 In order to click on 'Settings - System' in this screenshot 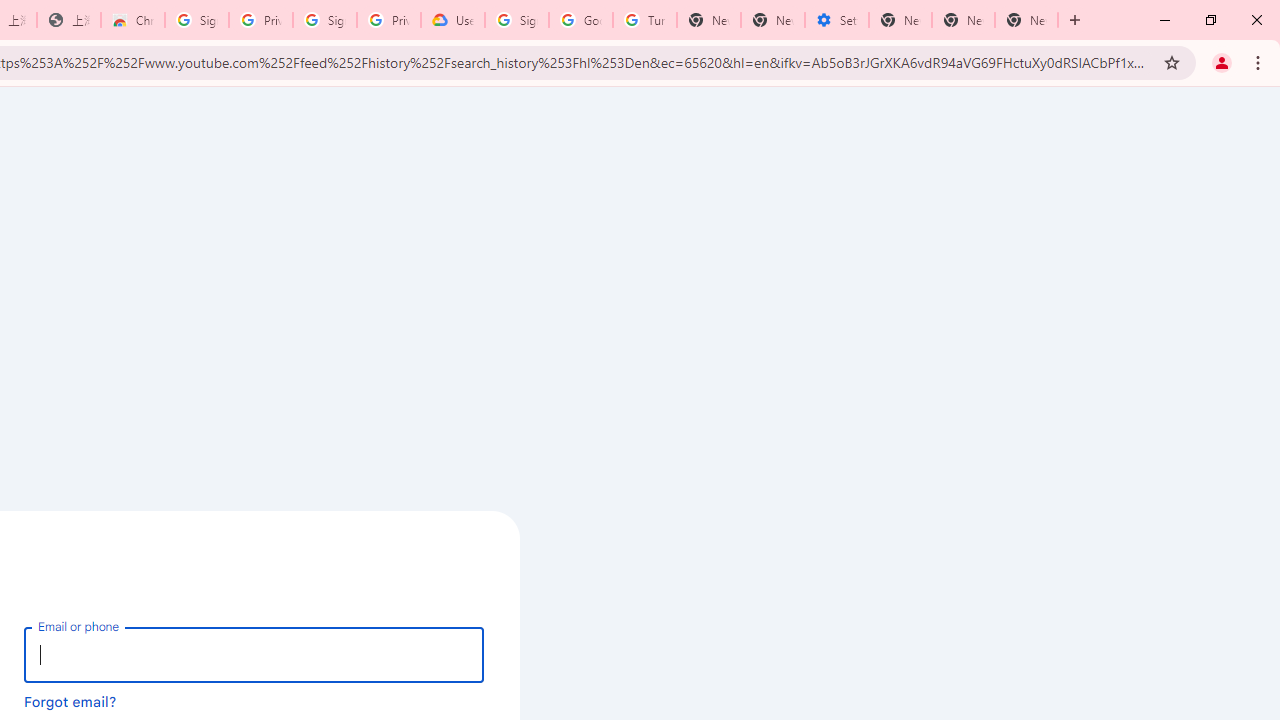, I will do `click(837, 20)`.